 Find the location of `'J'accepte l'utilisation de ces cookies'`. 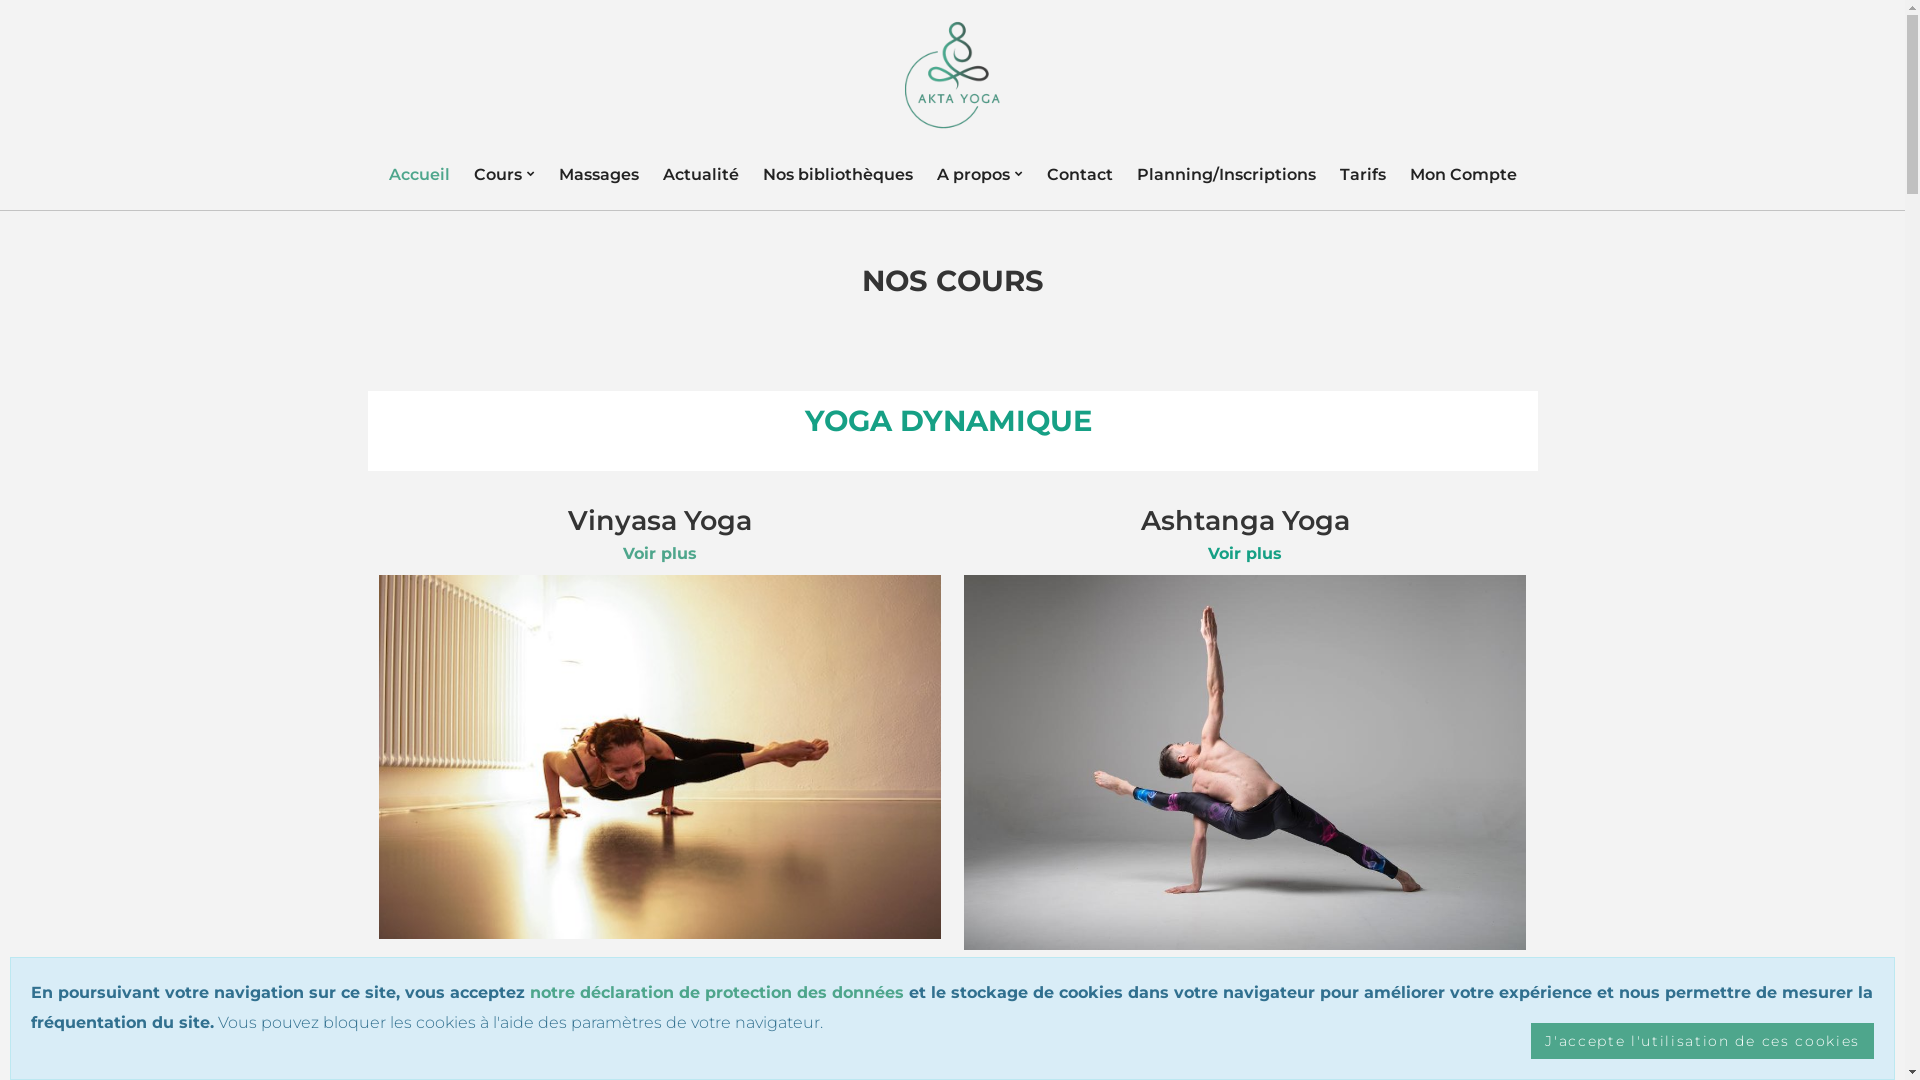

'J'accepte l'utilisation de ces cookies' is located at coordinates (1701, 1040).